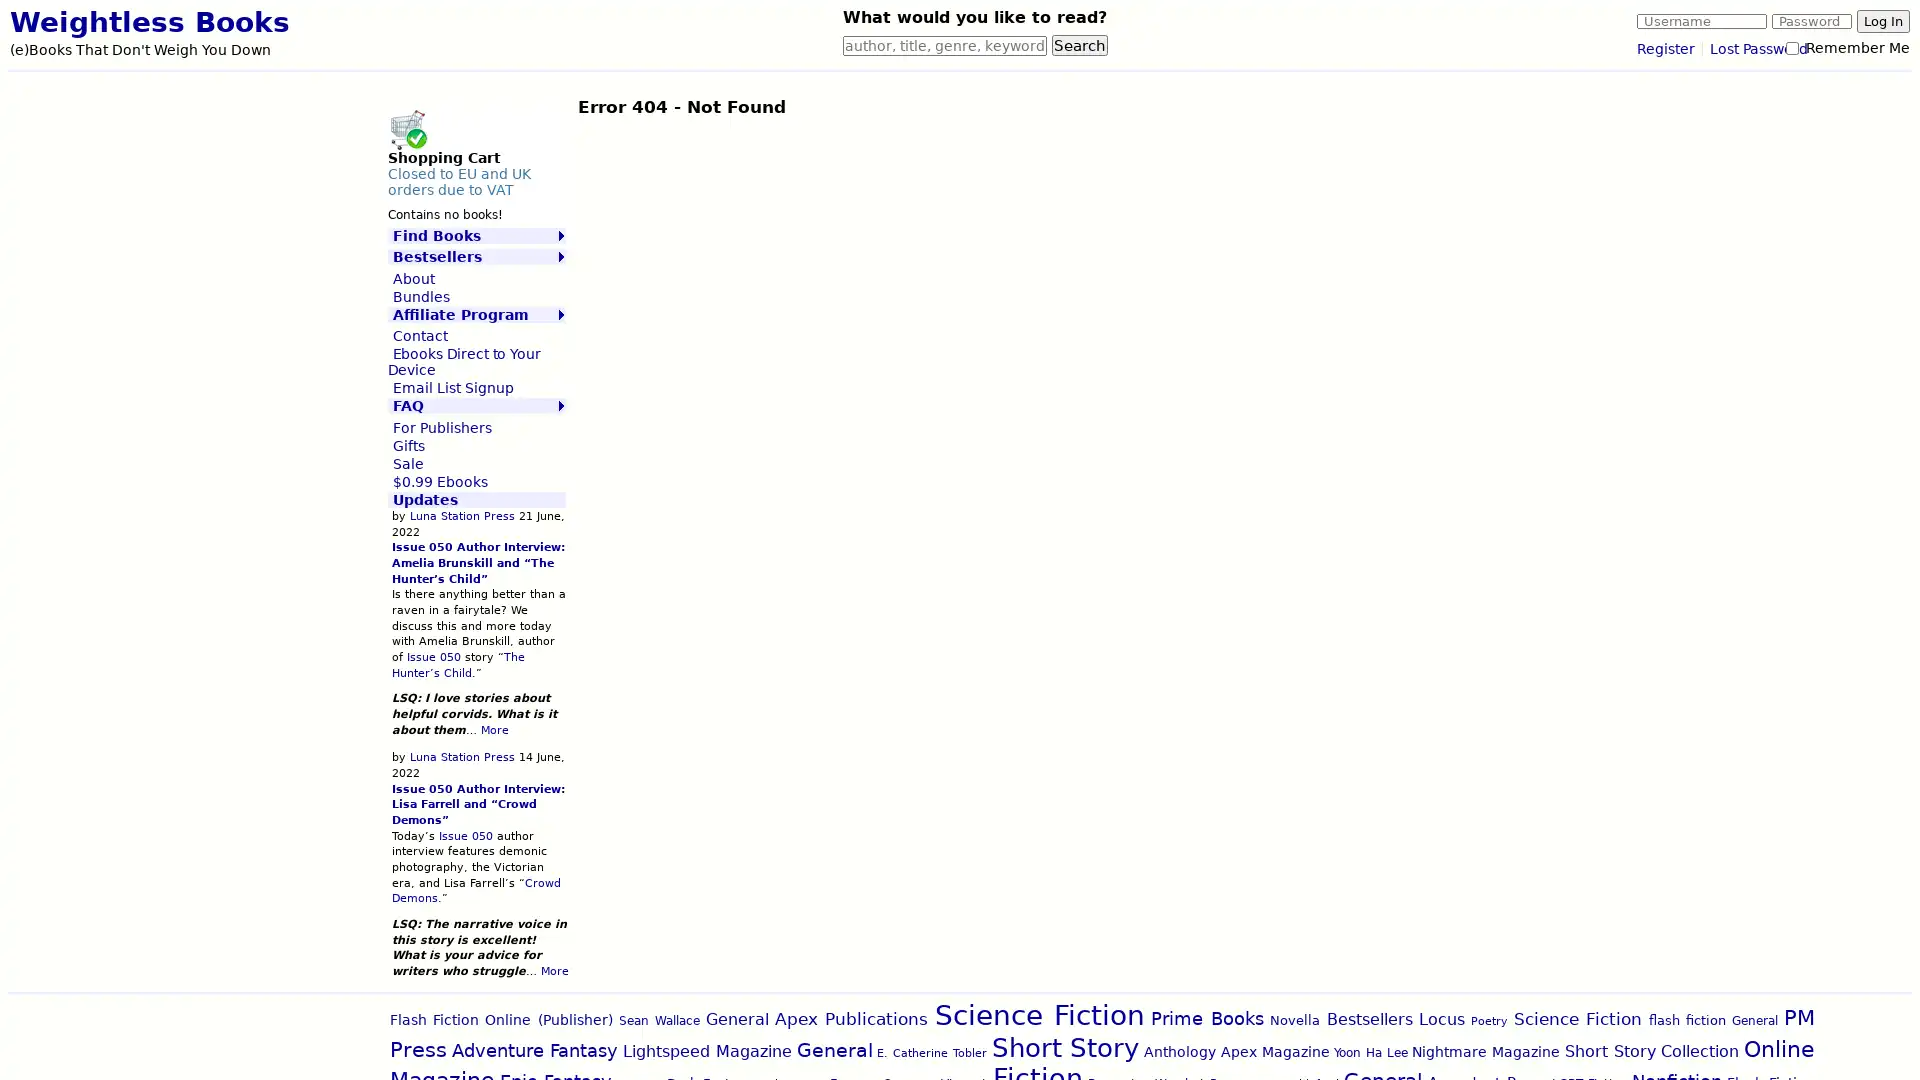  Describe the element at coordinates (406, 128) in the screenshot. I see `Shopping Cart` at that location.